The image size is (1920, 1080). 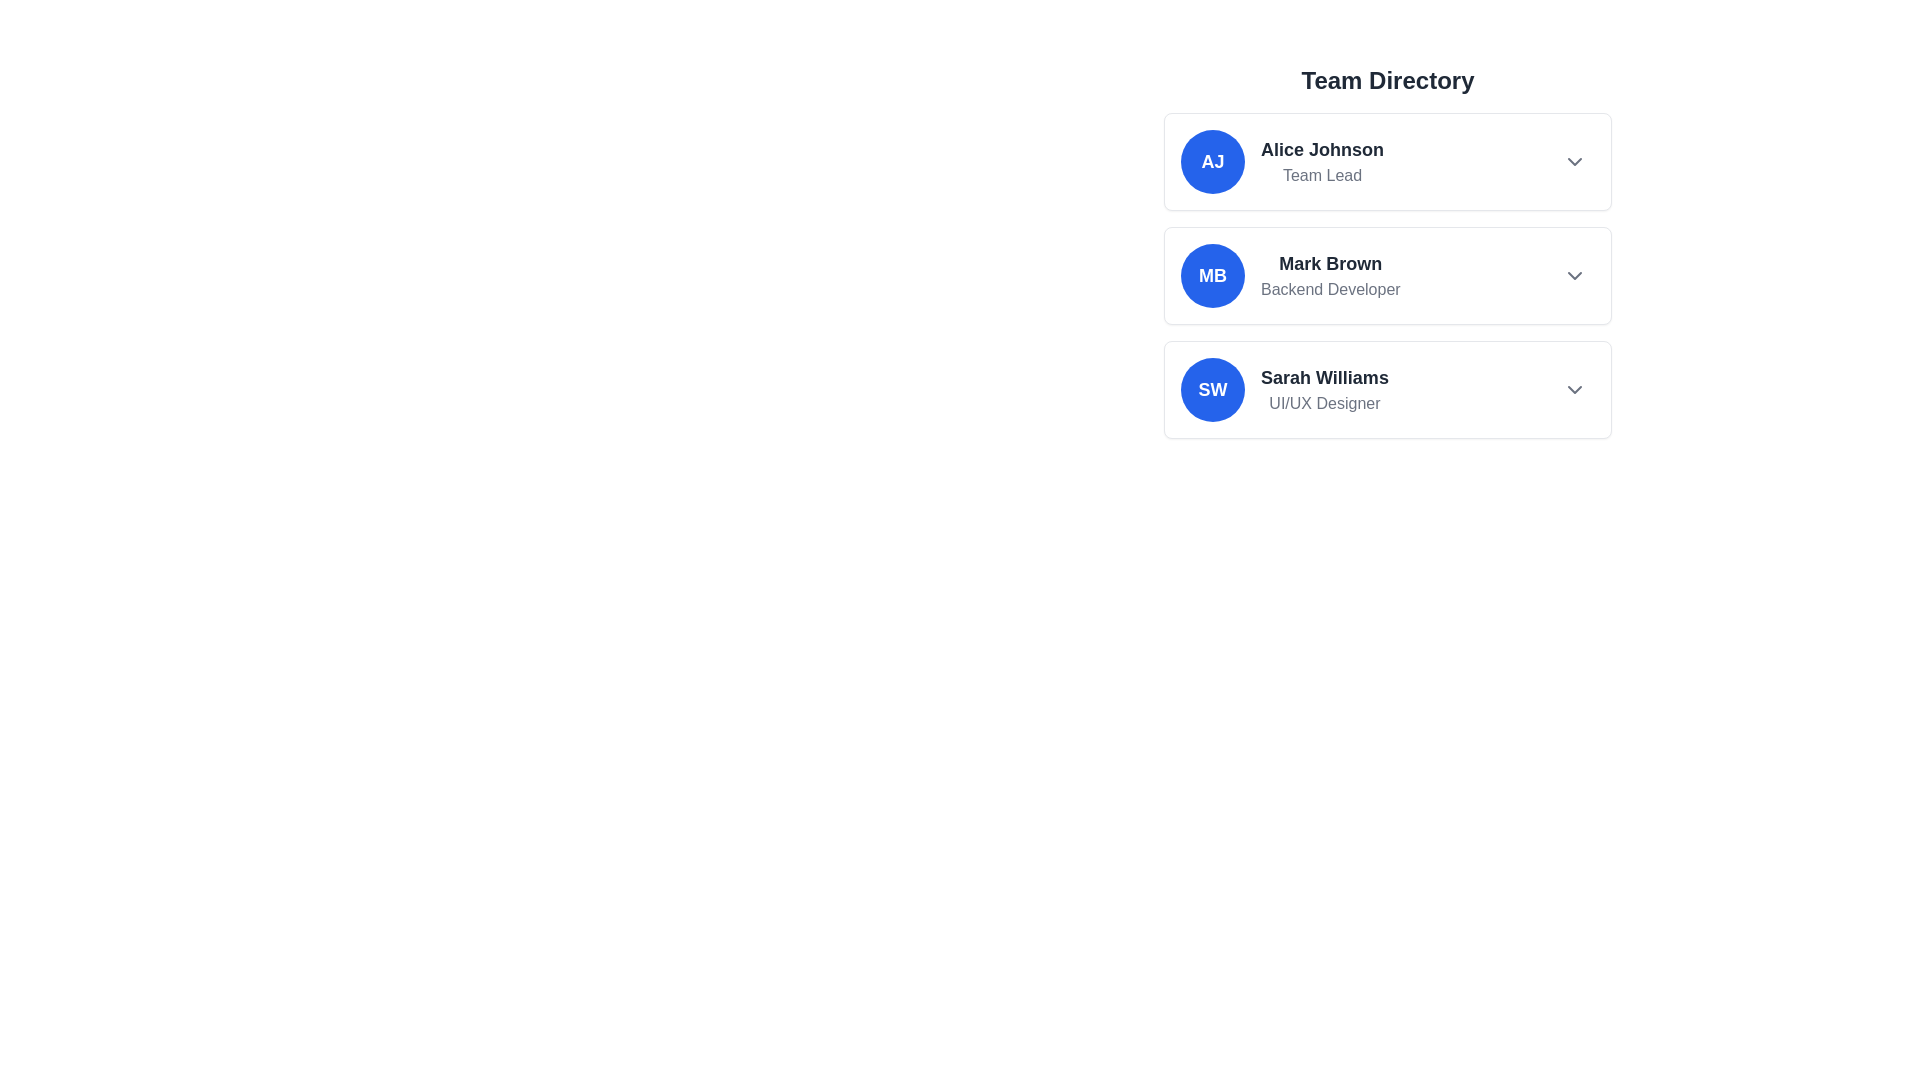 I want to click on text information block displaying the name and role of Alice Johnson, Team Lead, located in the top section of the team directory list, so click(x=1322, y=161).